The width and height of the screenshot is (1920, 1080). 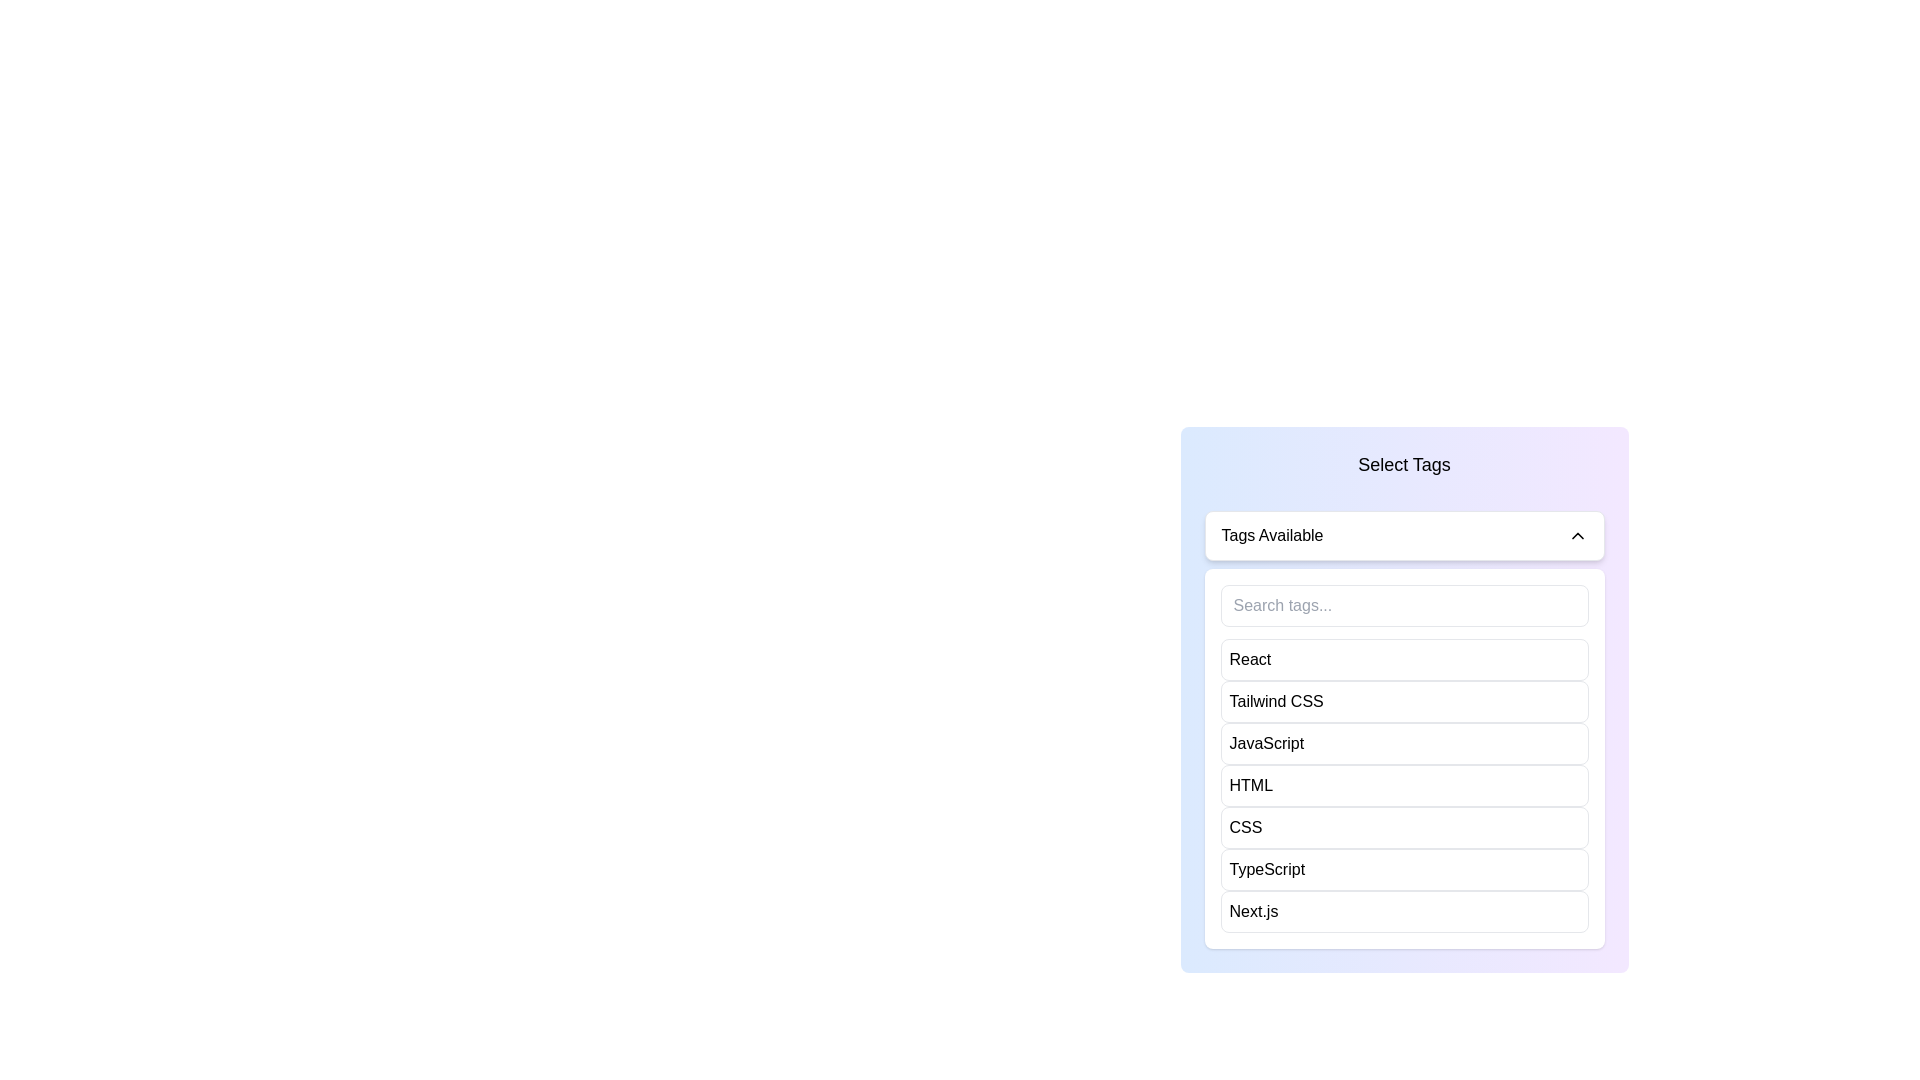 I want to click on the text label 'TypeScript' which is the sixth item in a vertically aligned list of selectable tags located in a dropdown menu under 'Select Tags', so click(x=1266, y=869).